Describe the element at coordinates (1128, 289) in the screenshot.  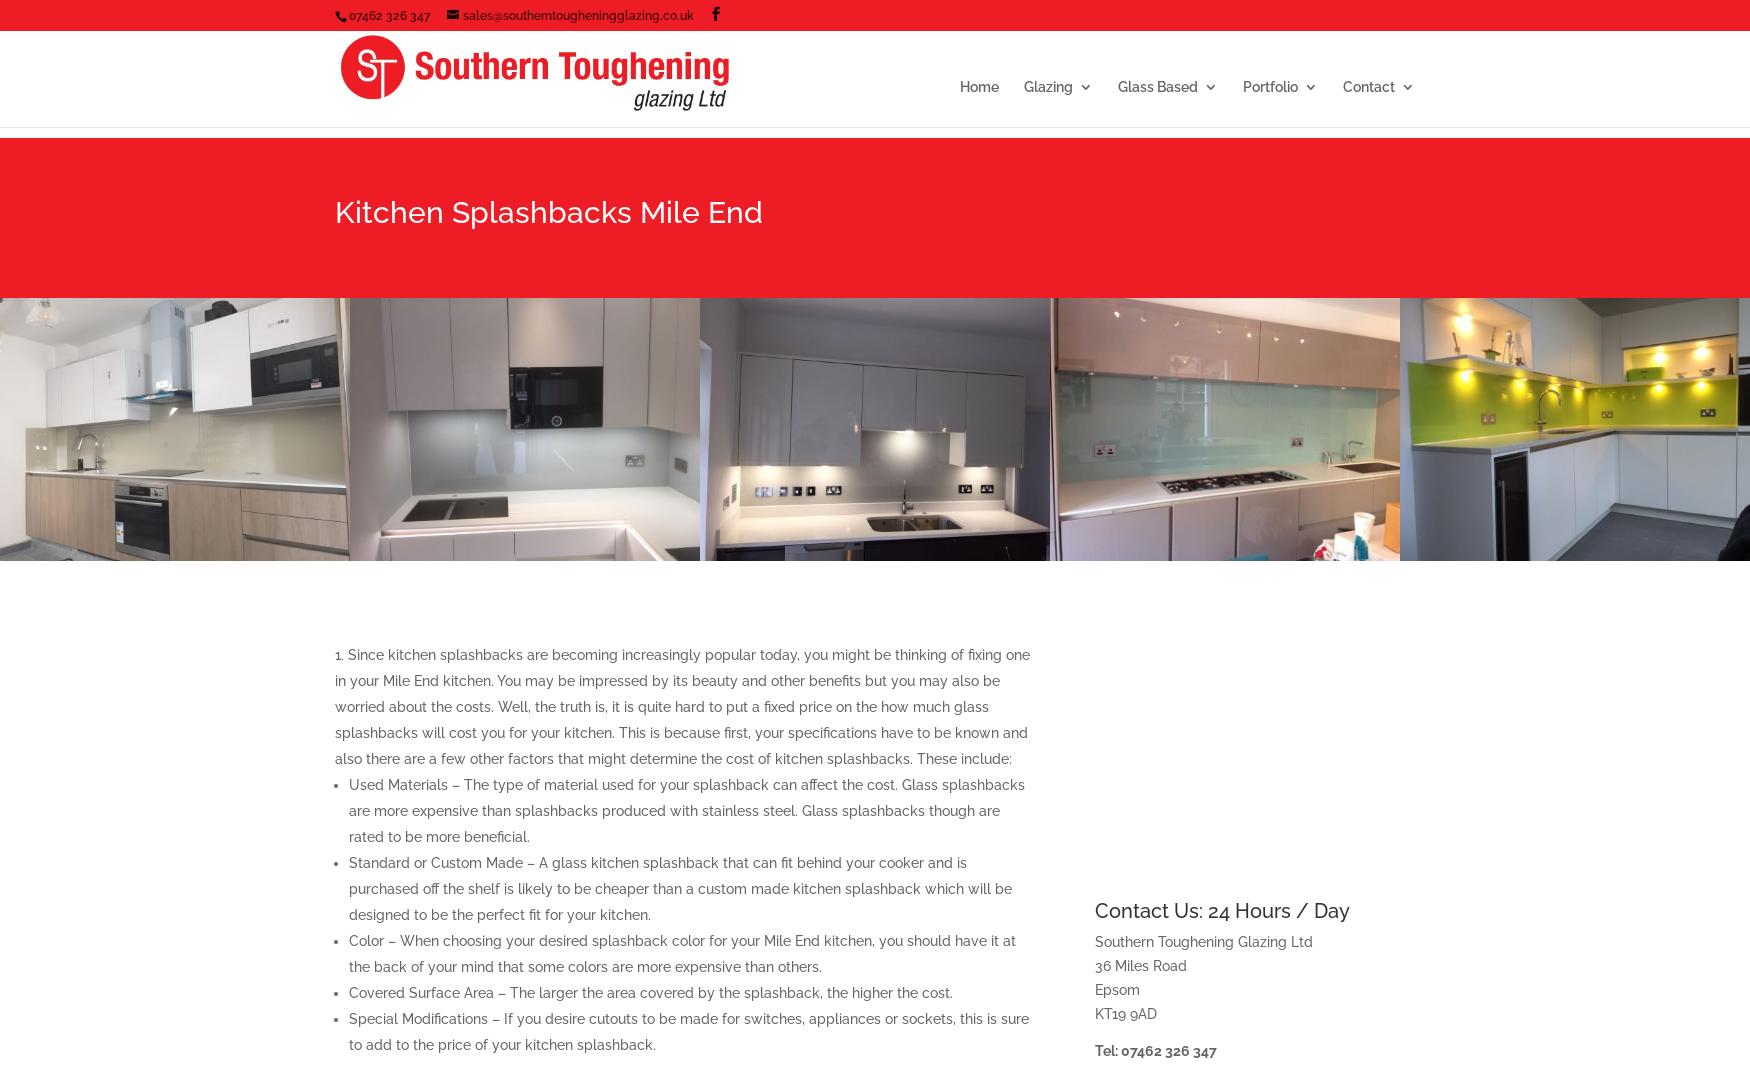
I see `'Double glazed units'` at that location.